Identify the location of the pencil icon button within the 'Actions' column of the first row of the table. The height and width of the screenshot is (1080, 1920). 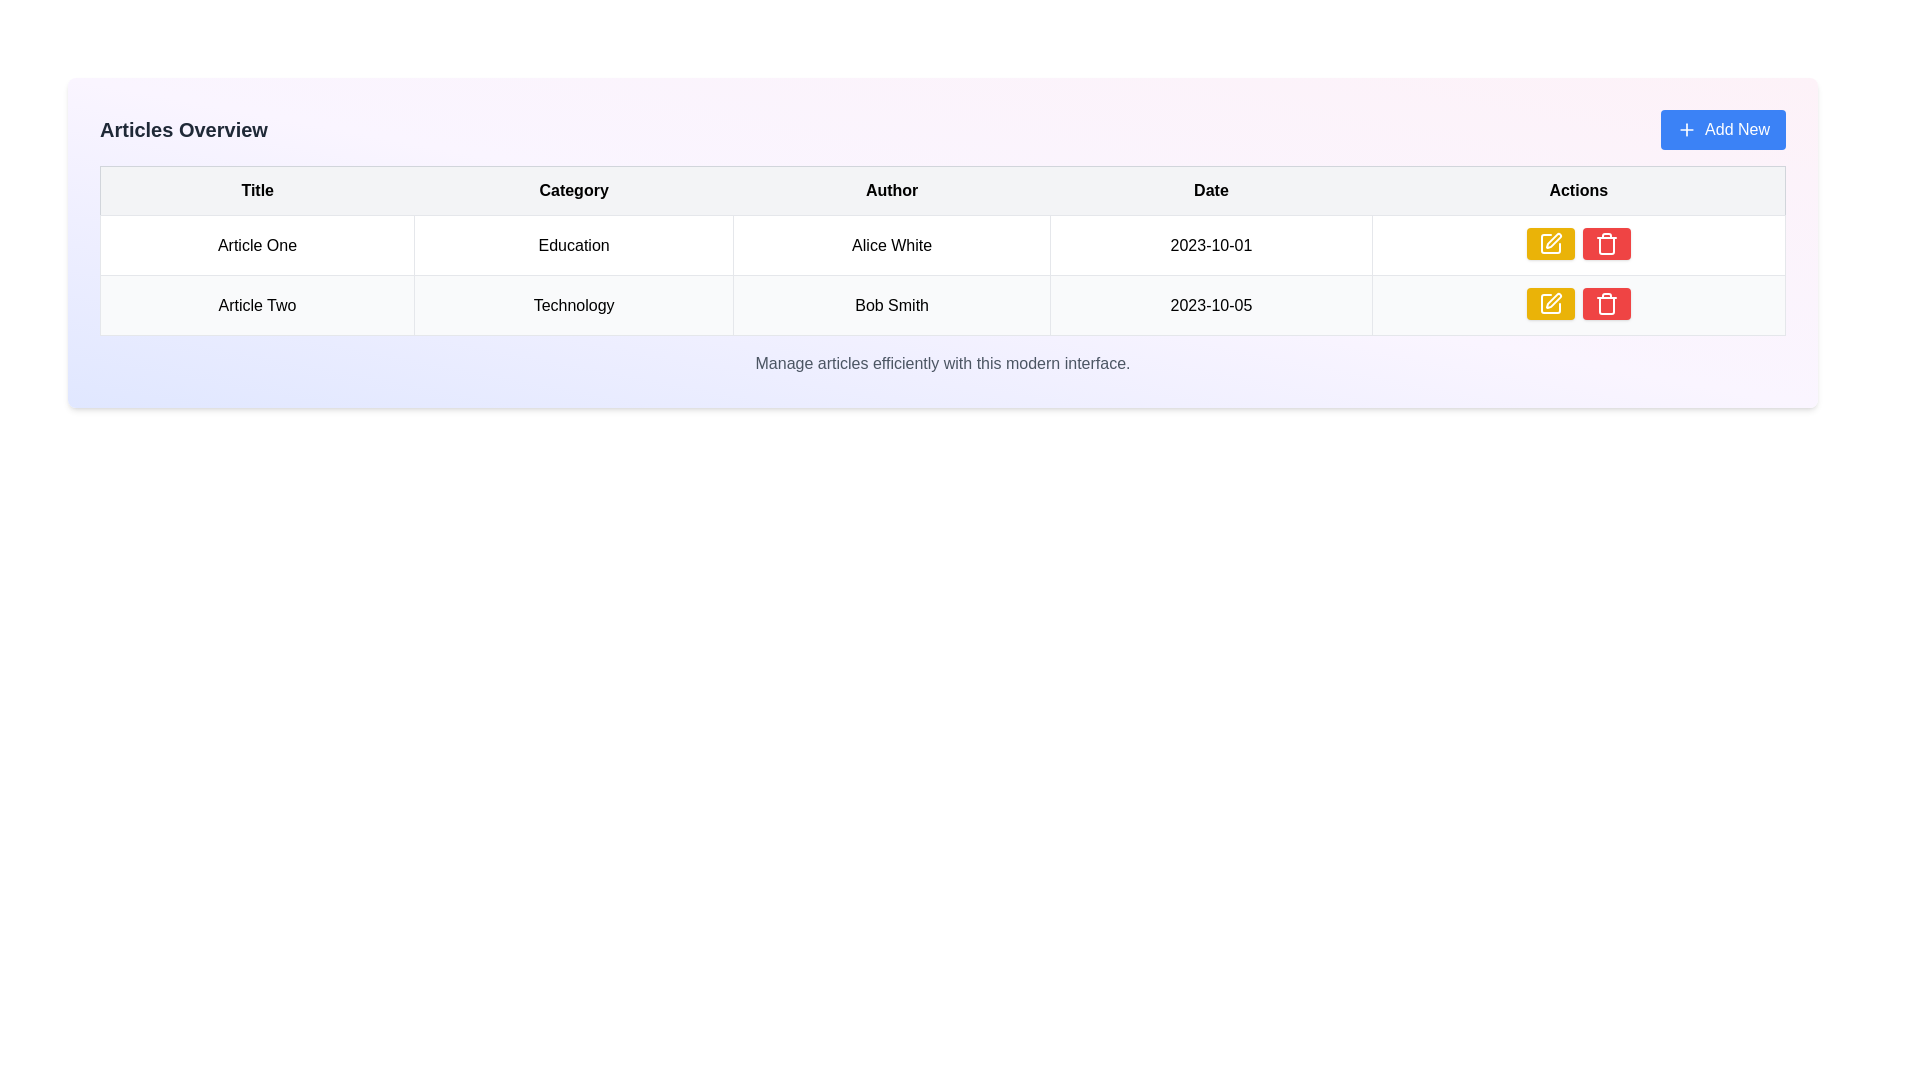
(1549, 242).